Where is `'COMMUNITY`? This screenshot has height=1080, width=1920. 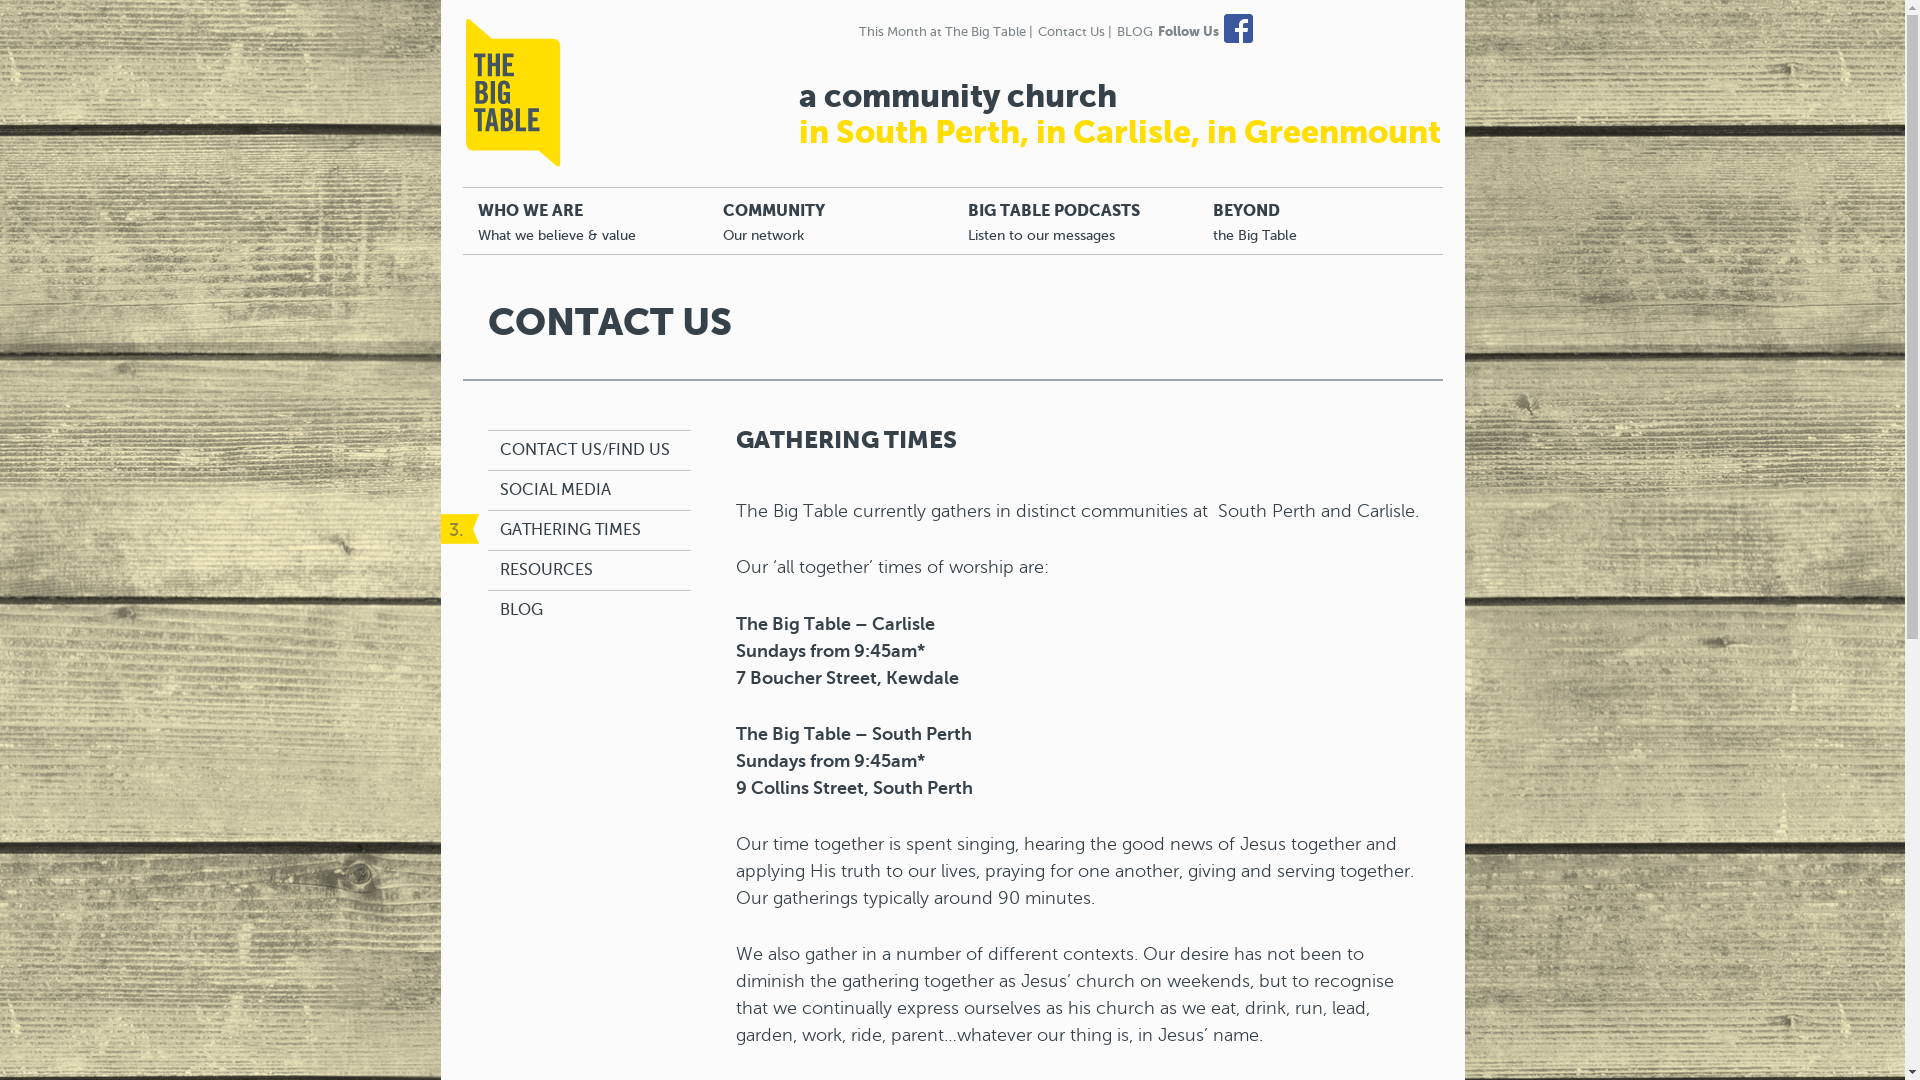 'COMMUNITY is located at coordinates (830, 220).